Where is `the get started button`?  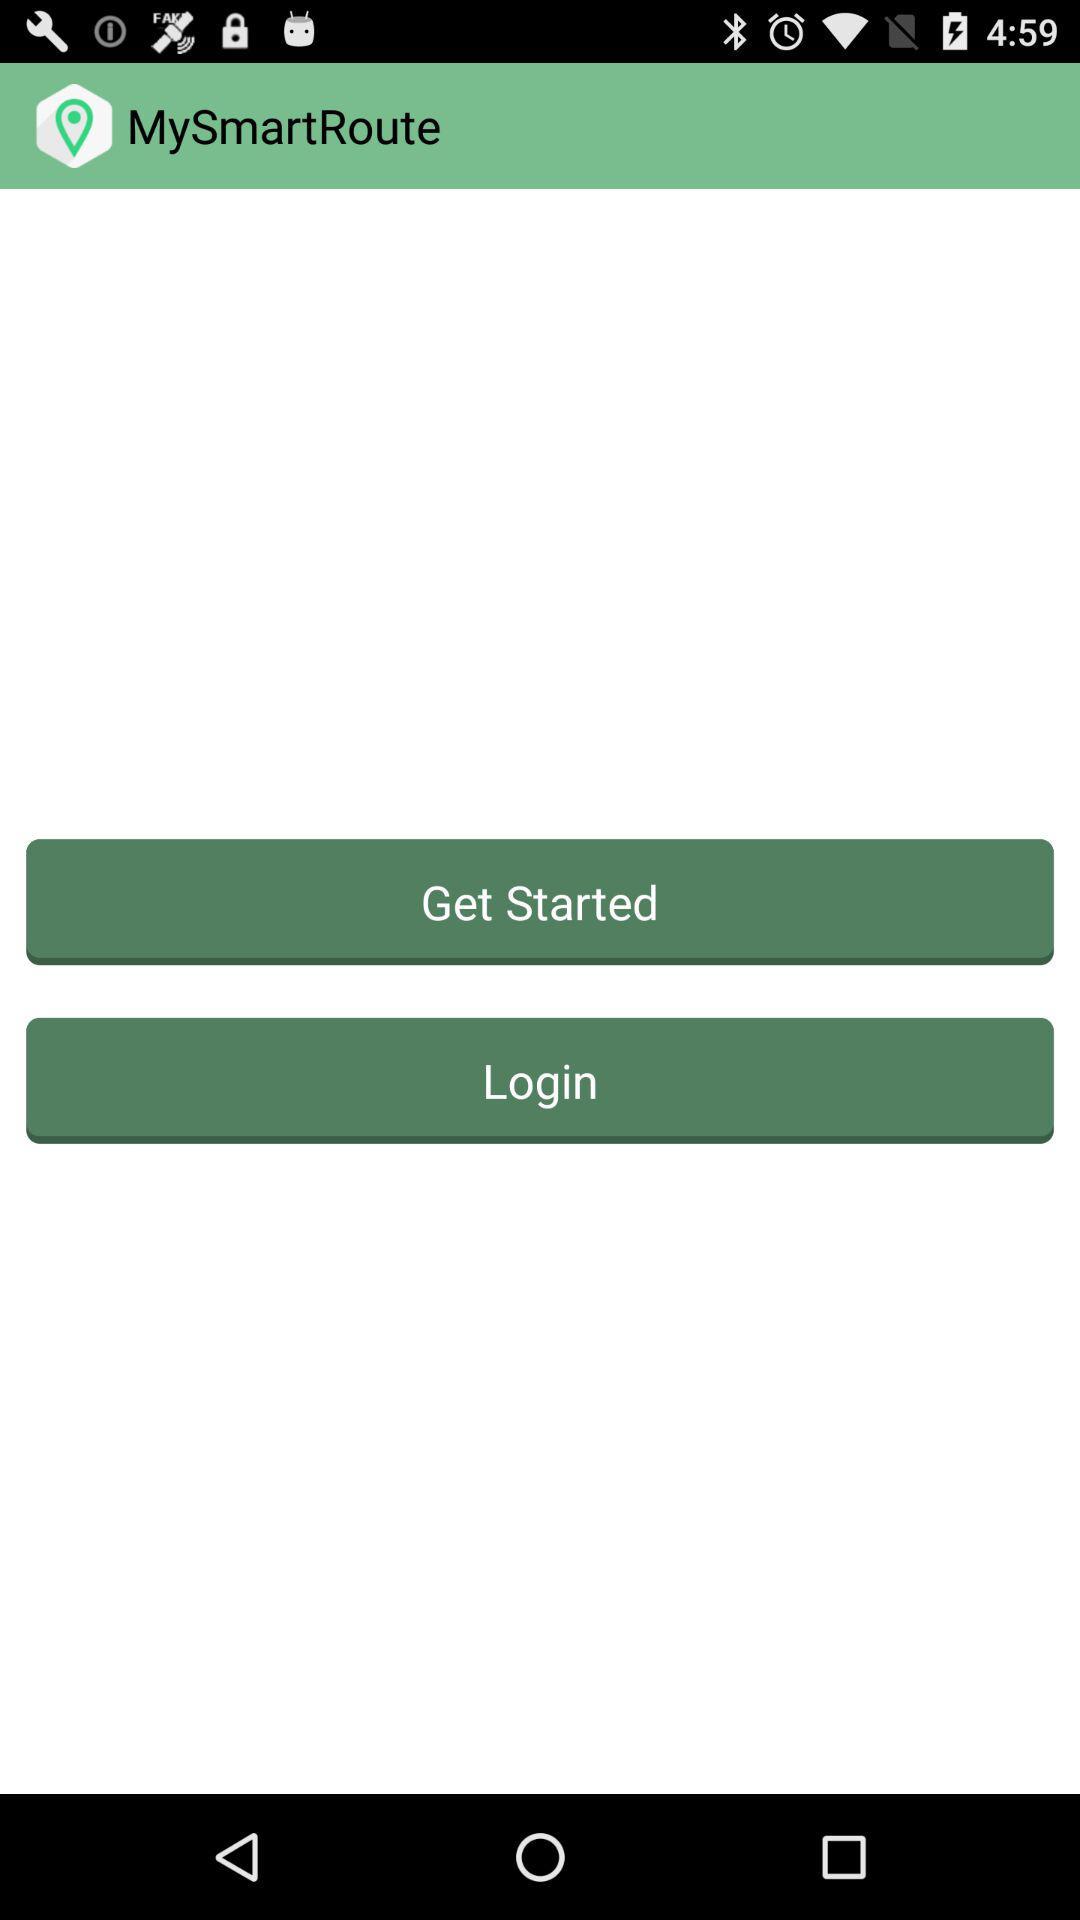 the get started button is located at coordinates (540, 901).